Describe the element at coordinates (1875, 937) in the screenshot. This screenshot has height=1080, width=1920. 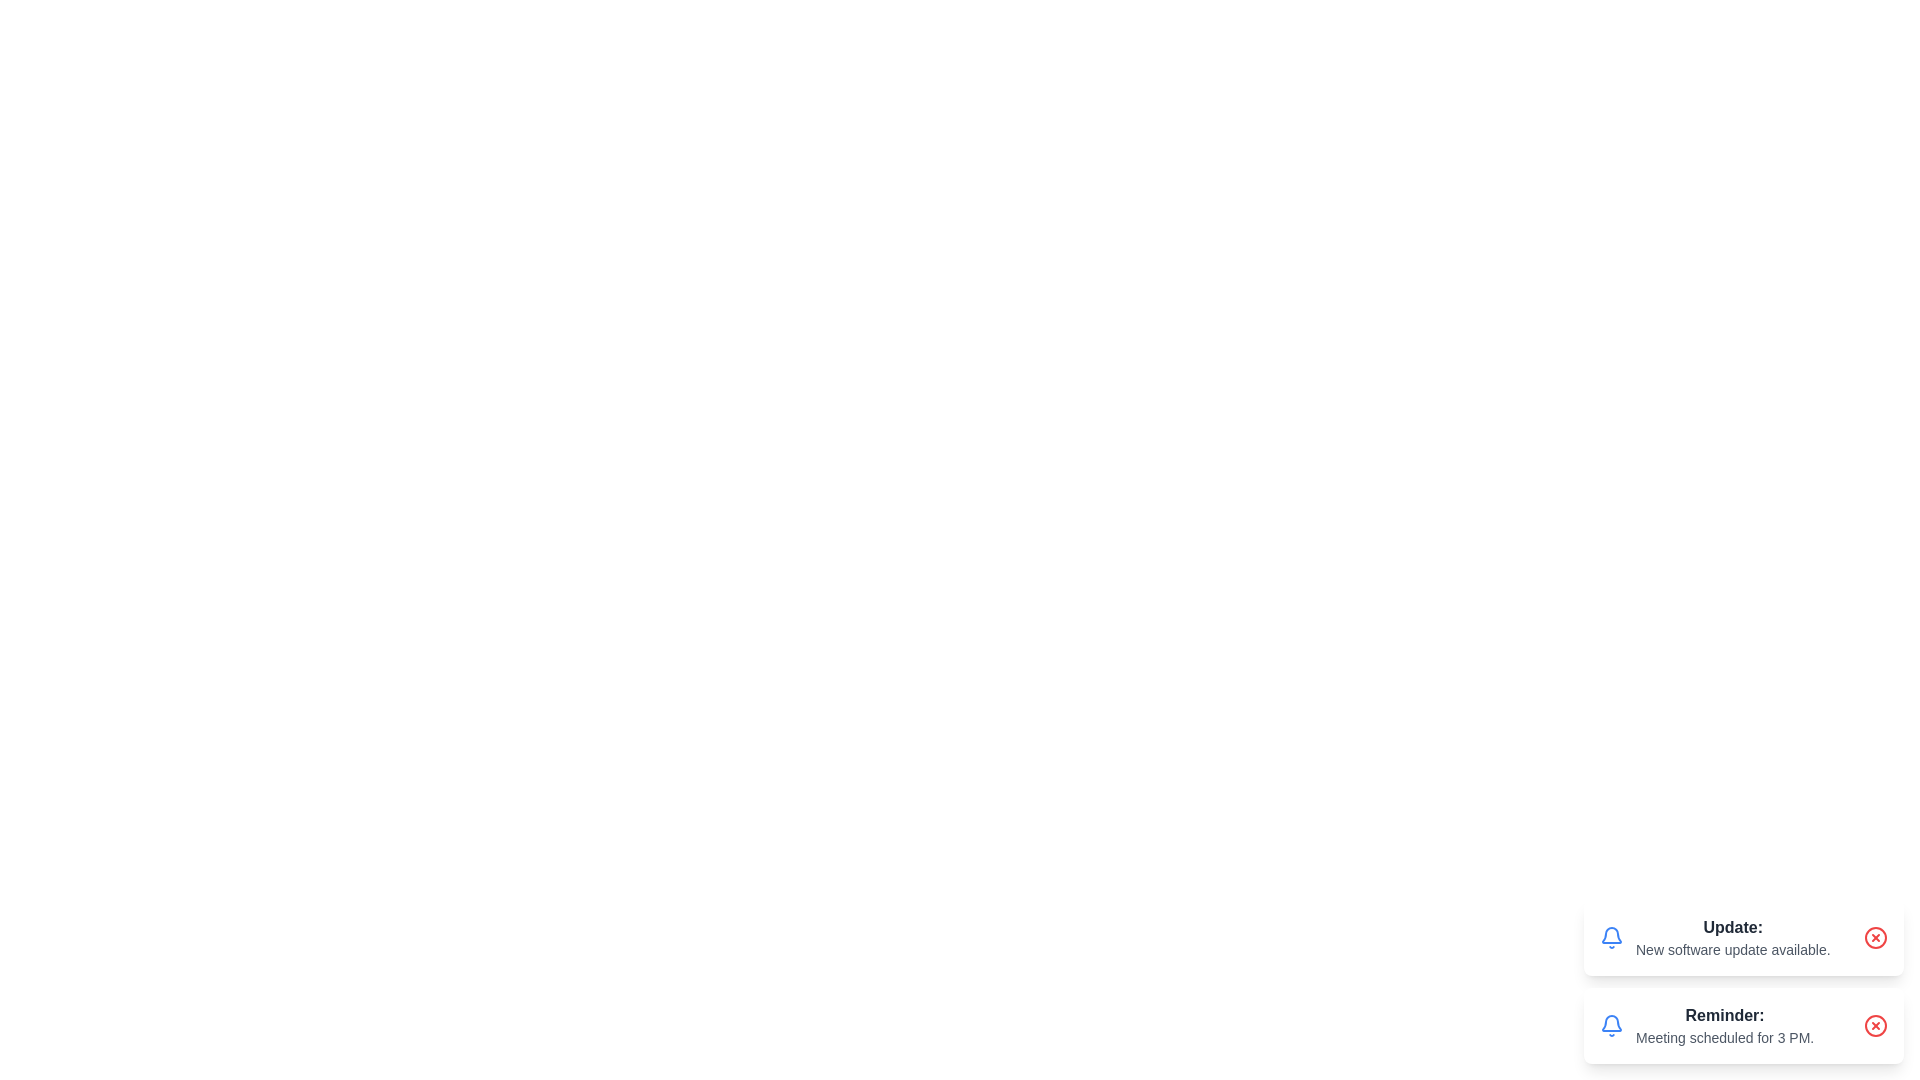
I see `close button of the notification with message 'New software update available.' to remove it` at that location.